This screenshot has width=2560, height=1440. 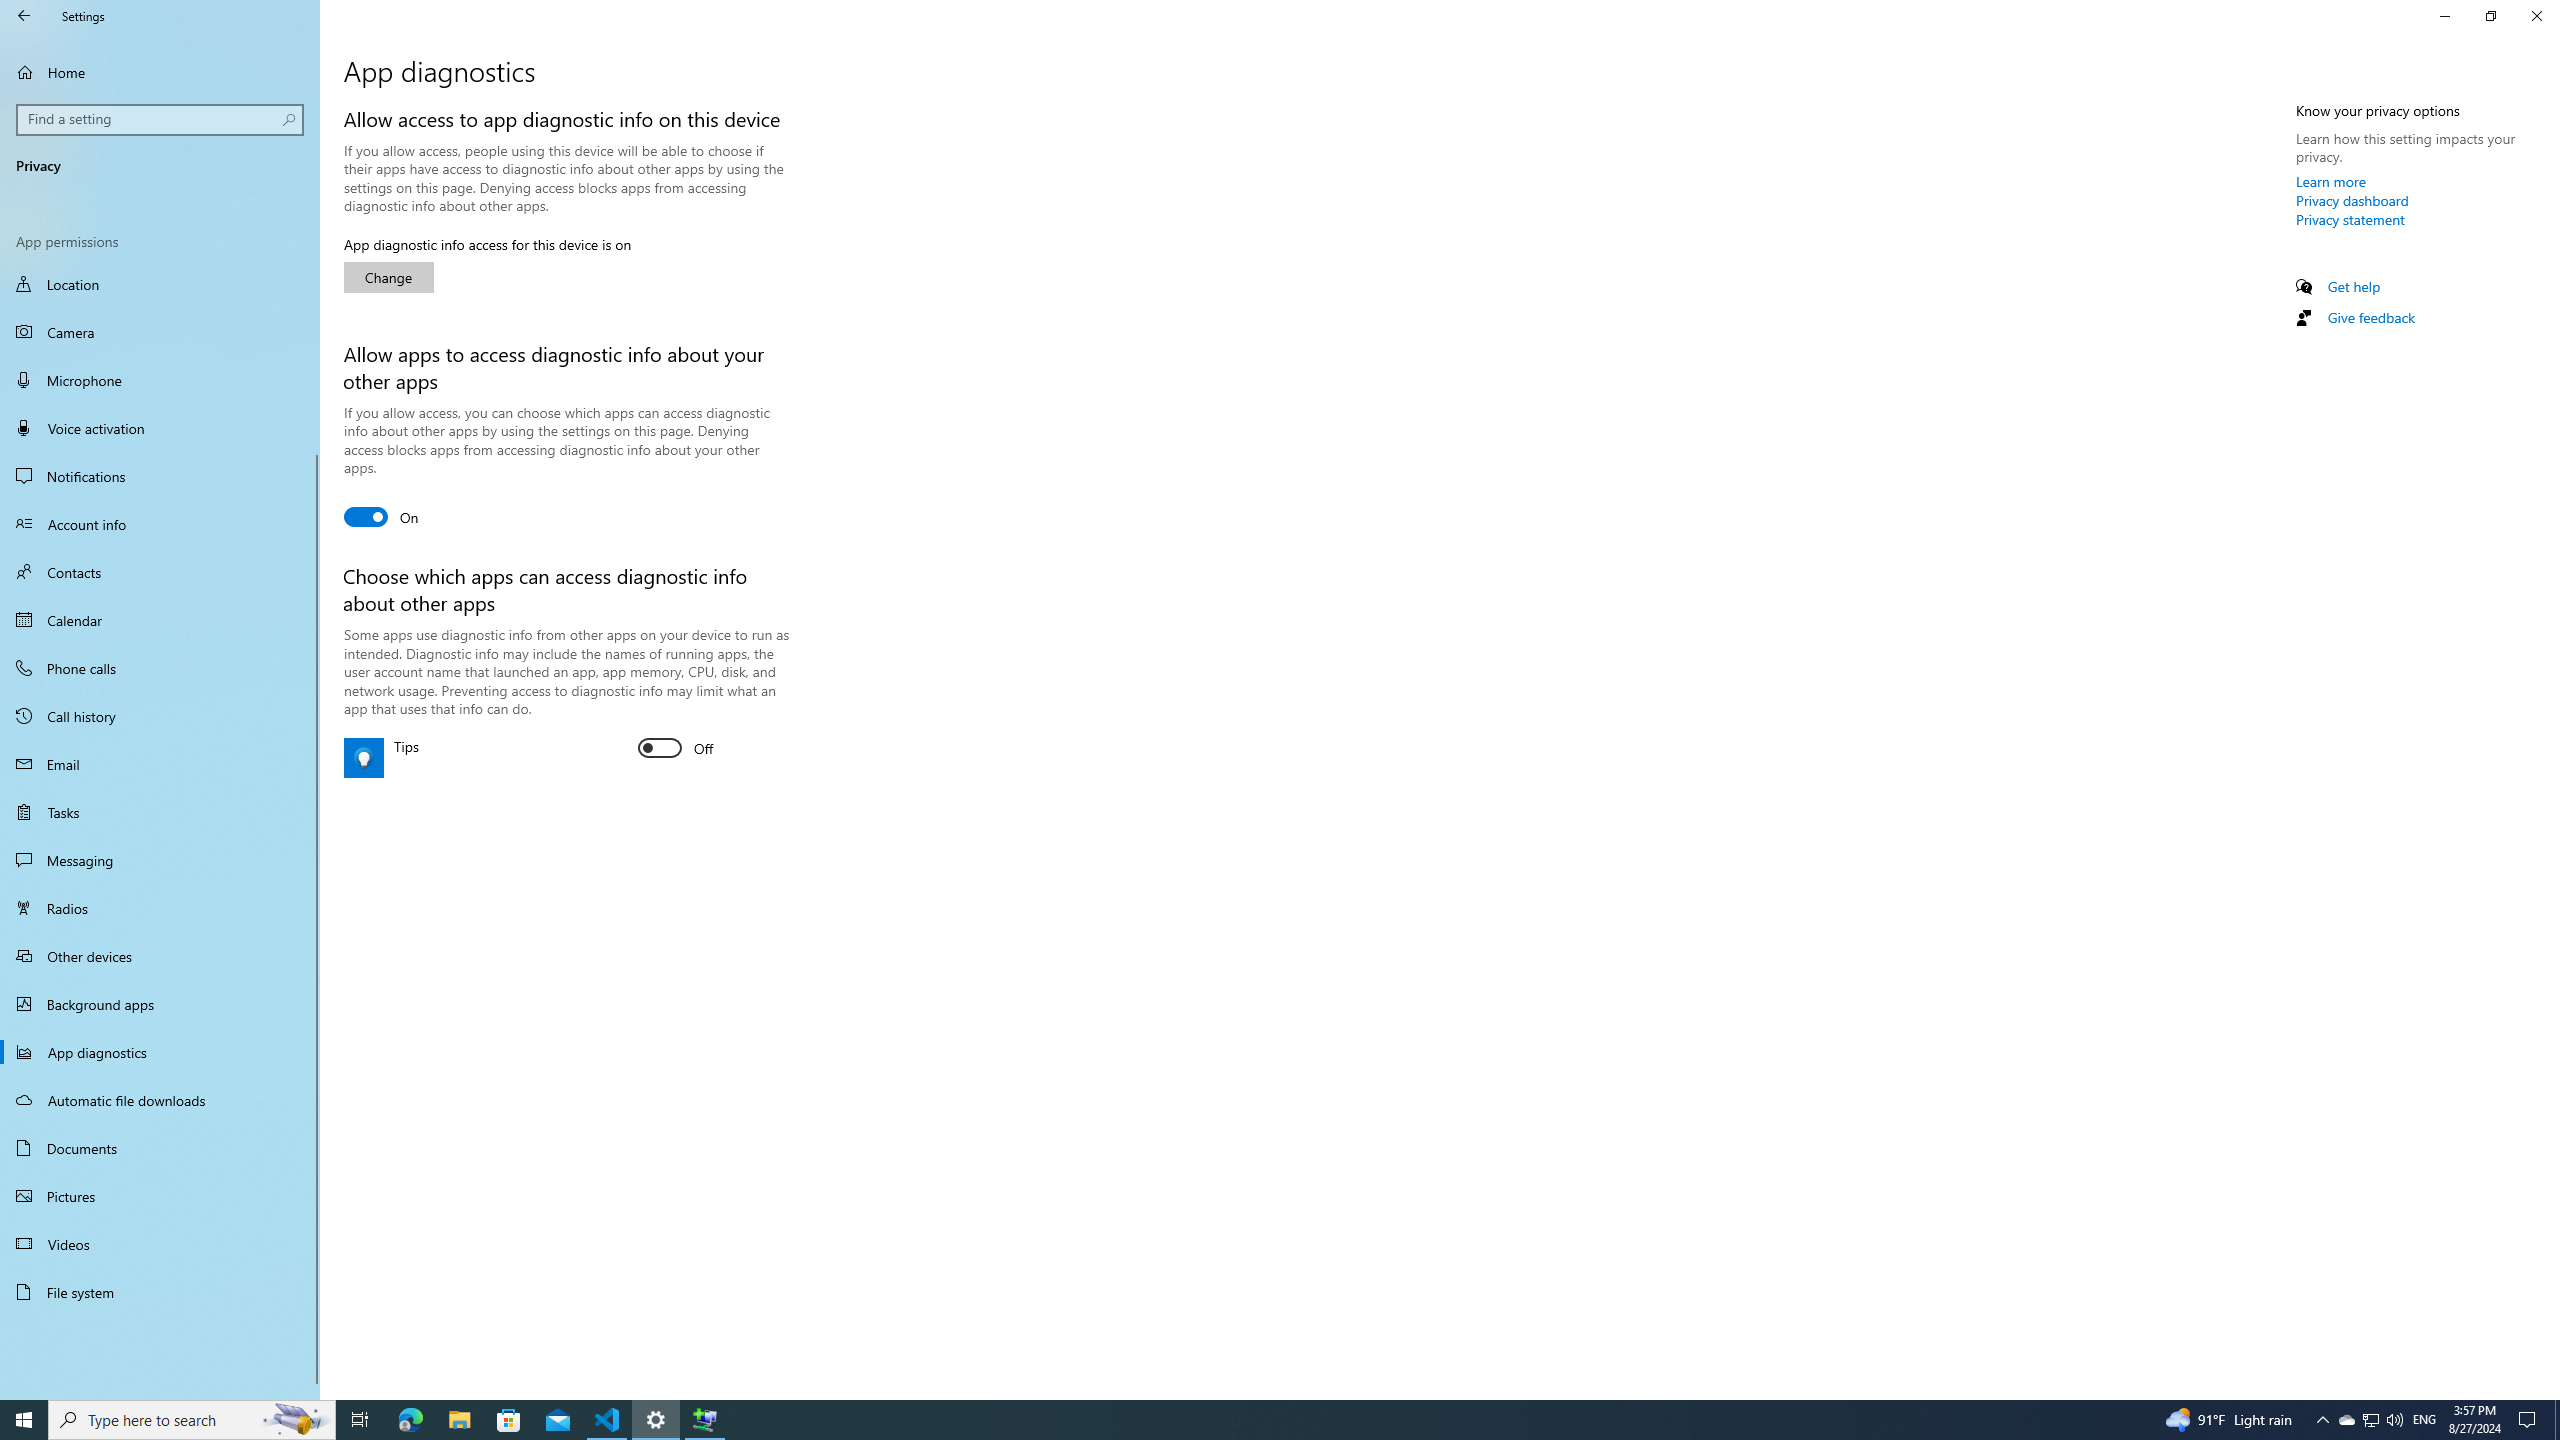 I want to click on 'Microsoft Store', so click(x=509, y=1418).